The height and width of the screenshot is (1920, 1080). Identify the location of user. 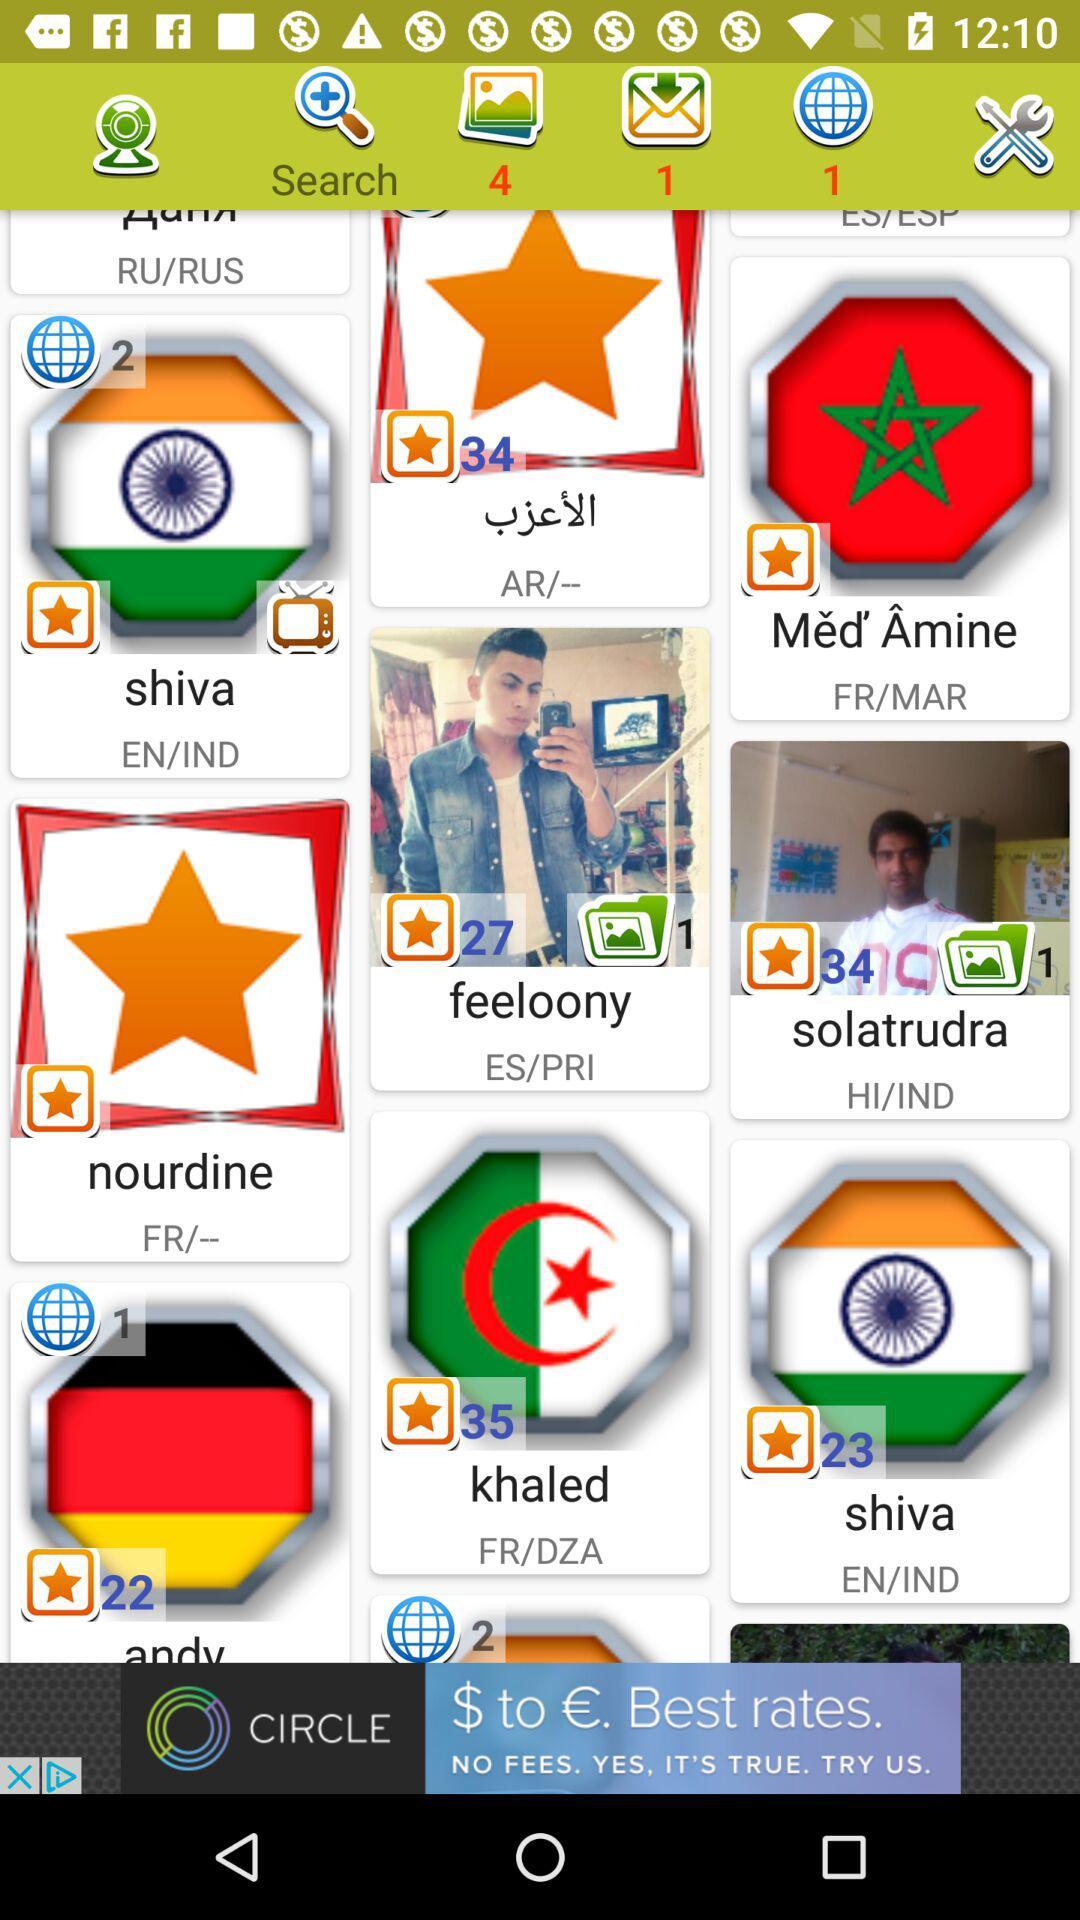
(540, 796).